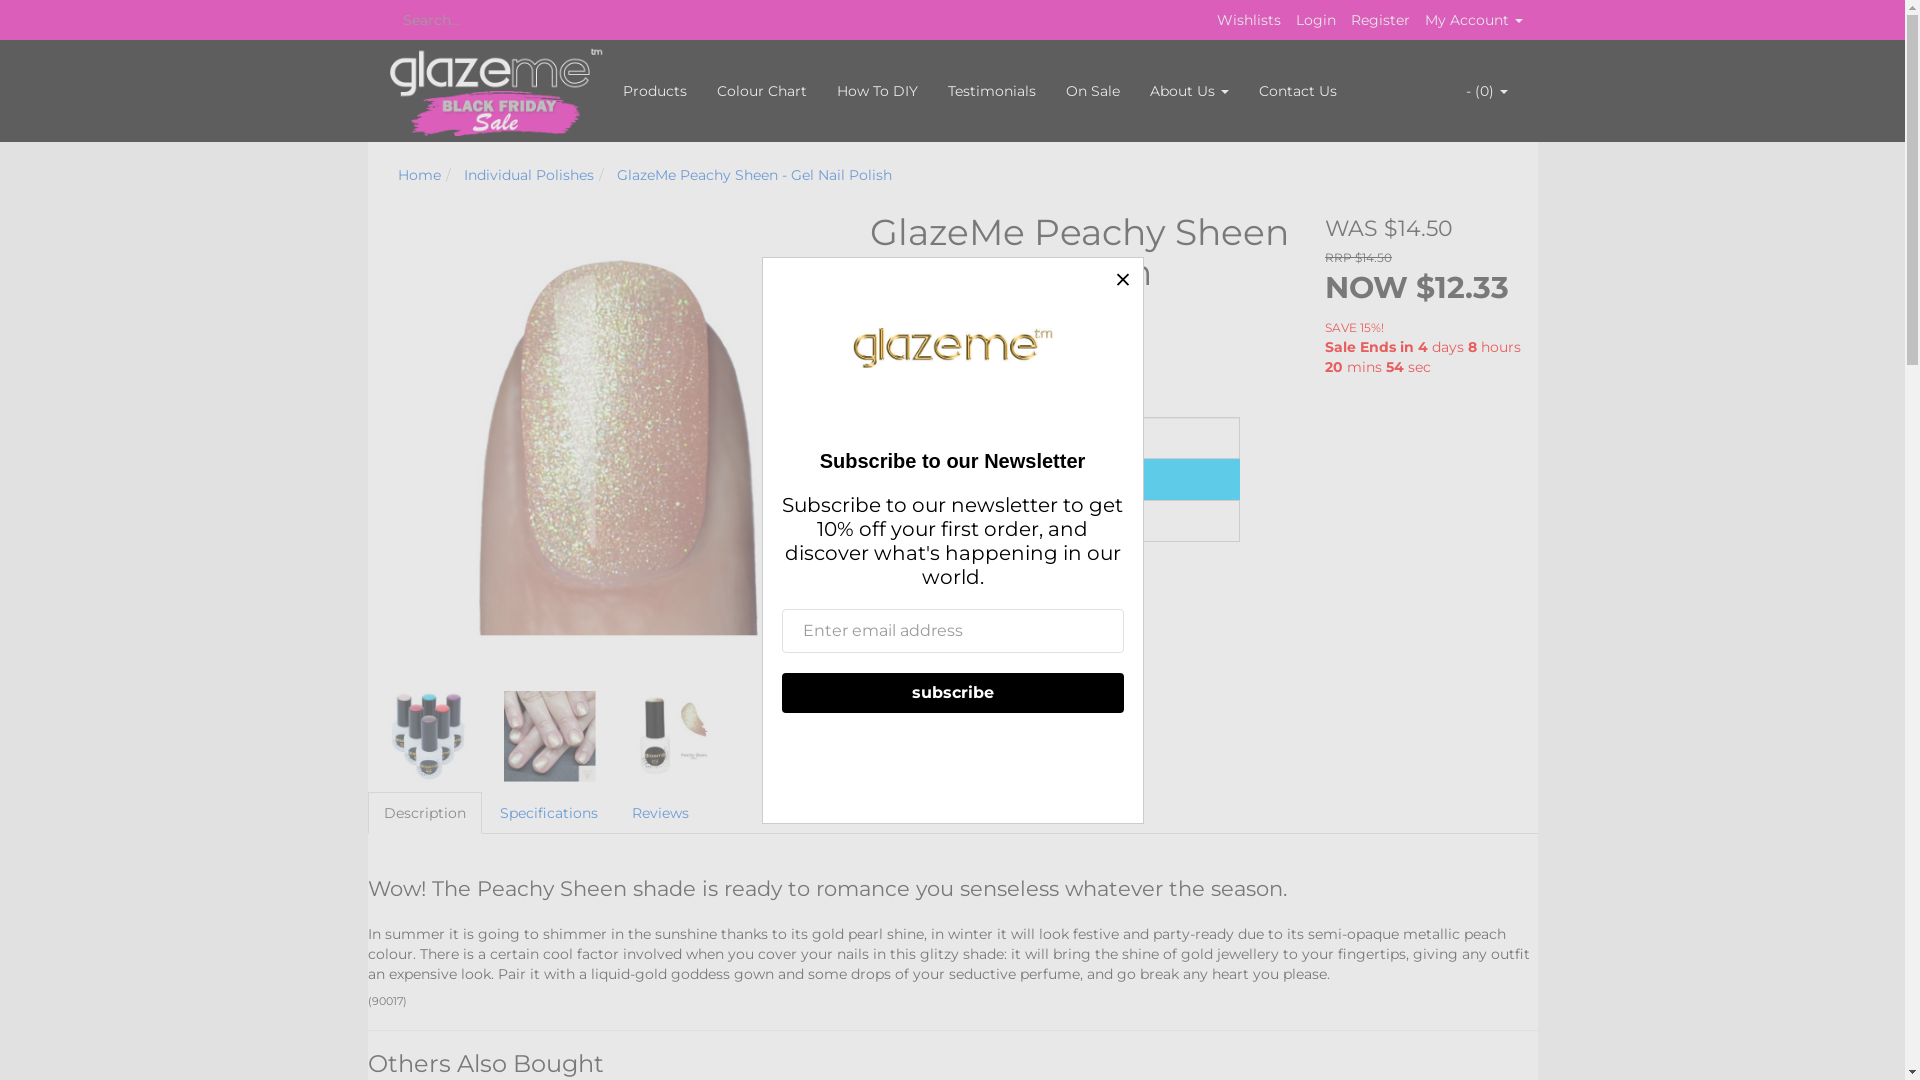 This screenshot has height=1080, width=1920. I want to click on 'Large View', so click(504, 736).